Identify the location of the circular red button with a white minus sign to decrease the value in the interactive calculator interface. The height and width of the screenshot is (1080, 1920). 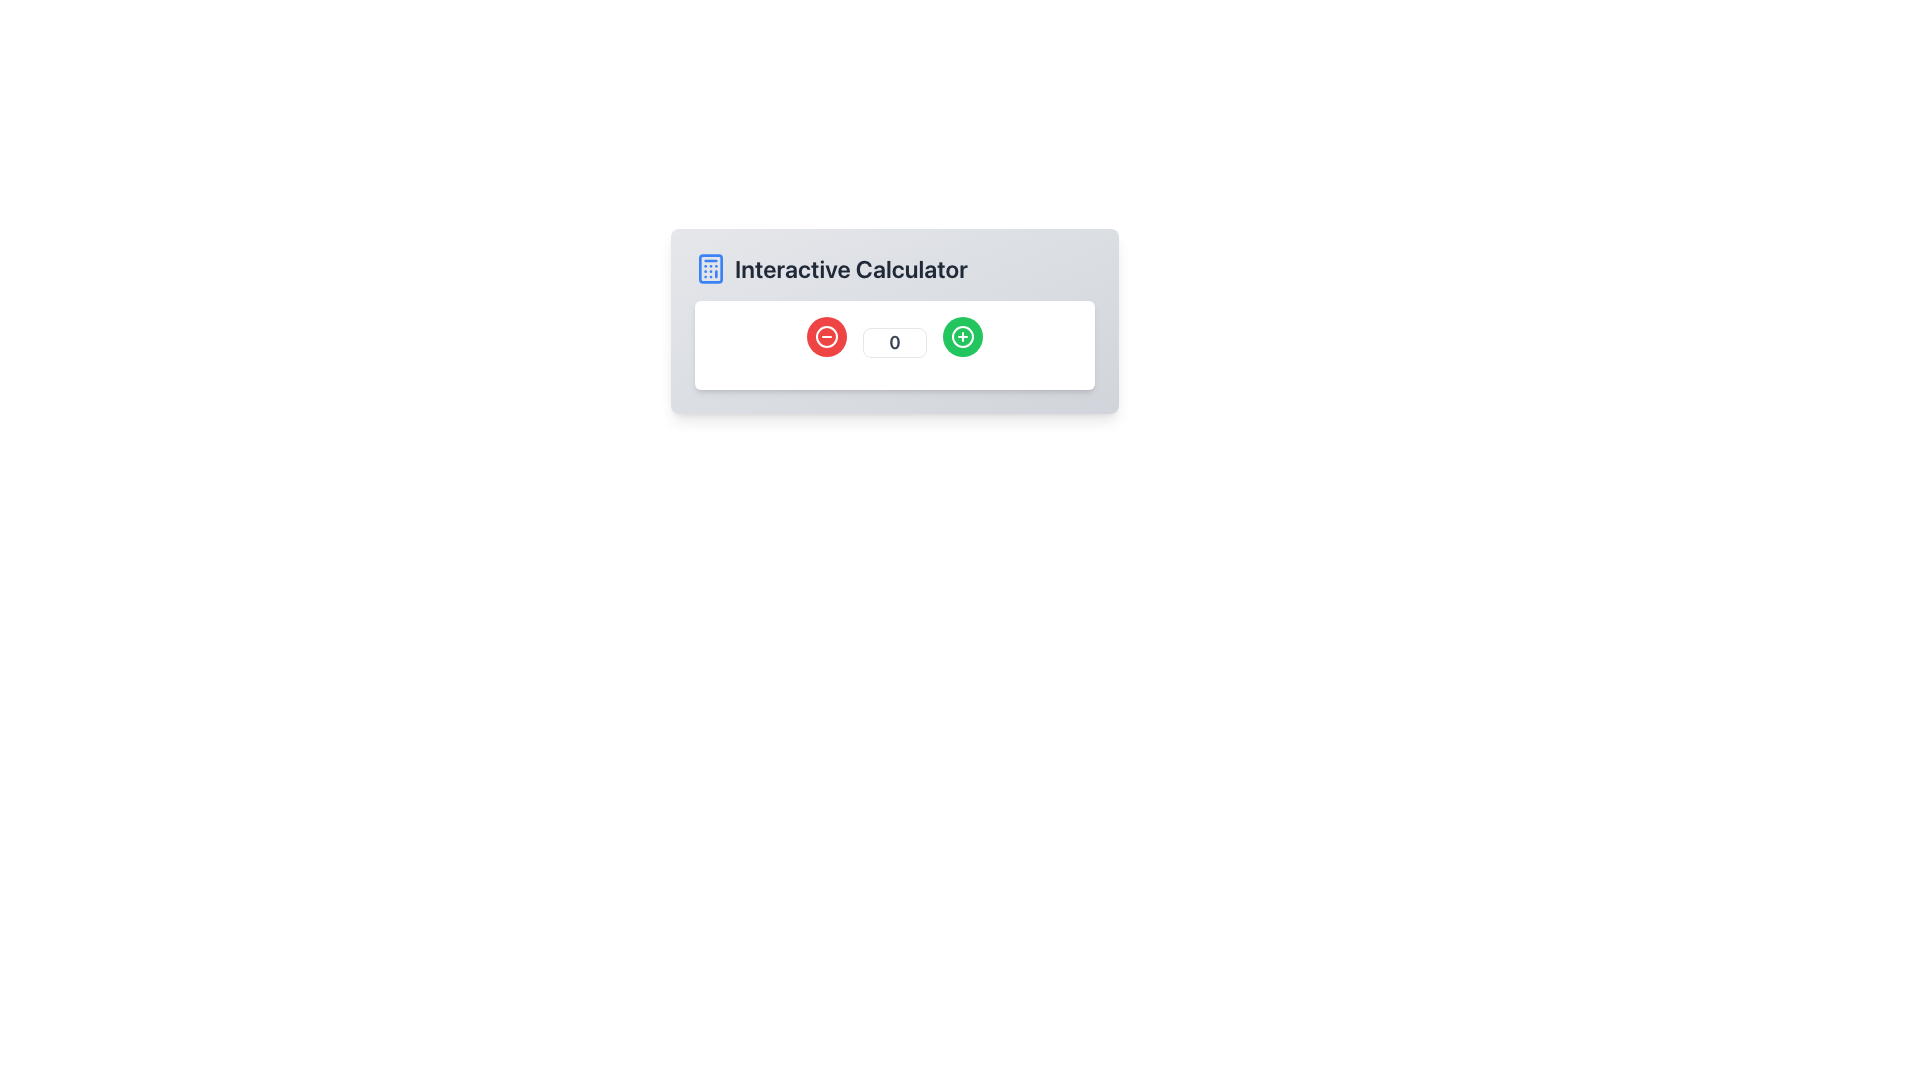
(826, 335).